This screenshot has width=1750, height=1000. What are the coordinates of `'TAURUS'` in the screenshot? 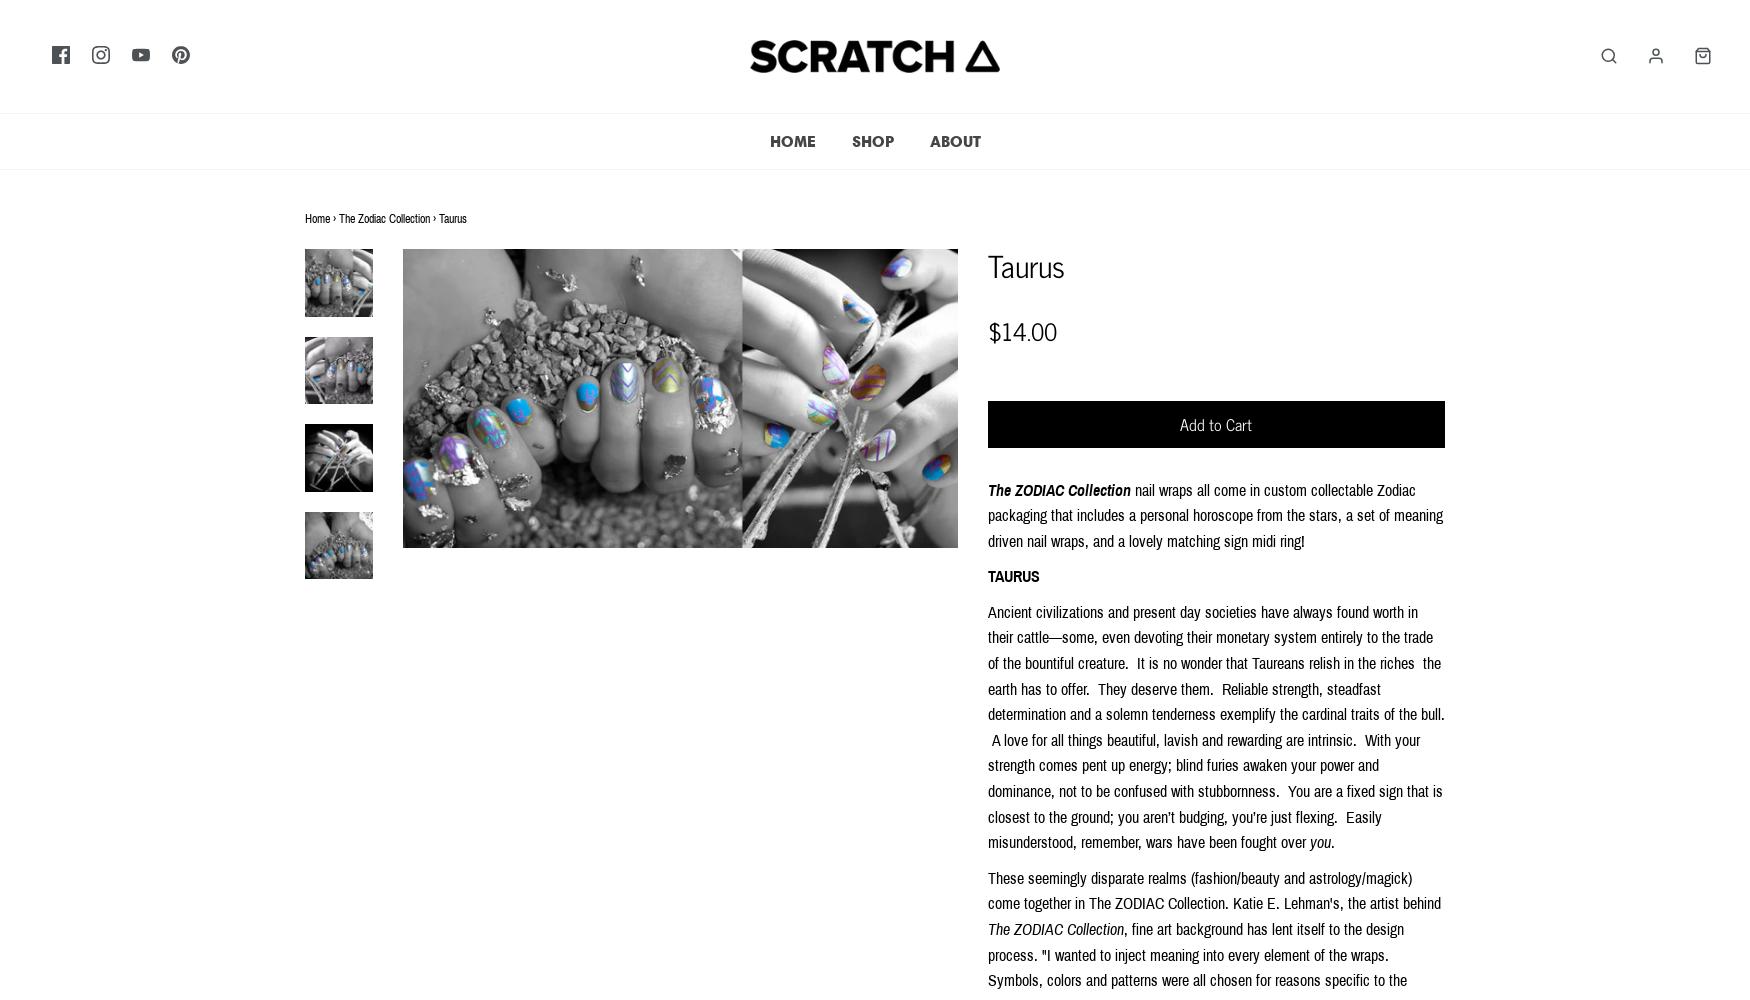 It's located at (1012, 575).